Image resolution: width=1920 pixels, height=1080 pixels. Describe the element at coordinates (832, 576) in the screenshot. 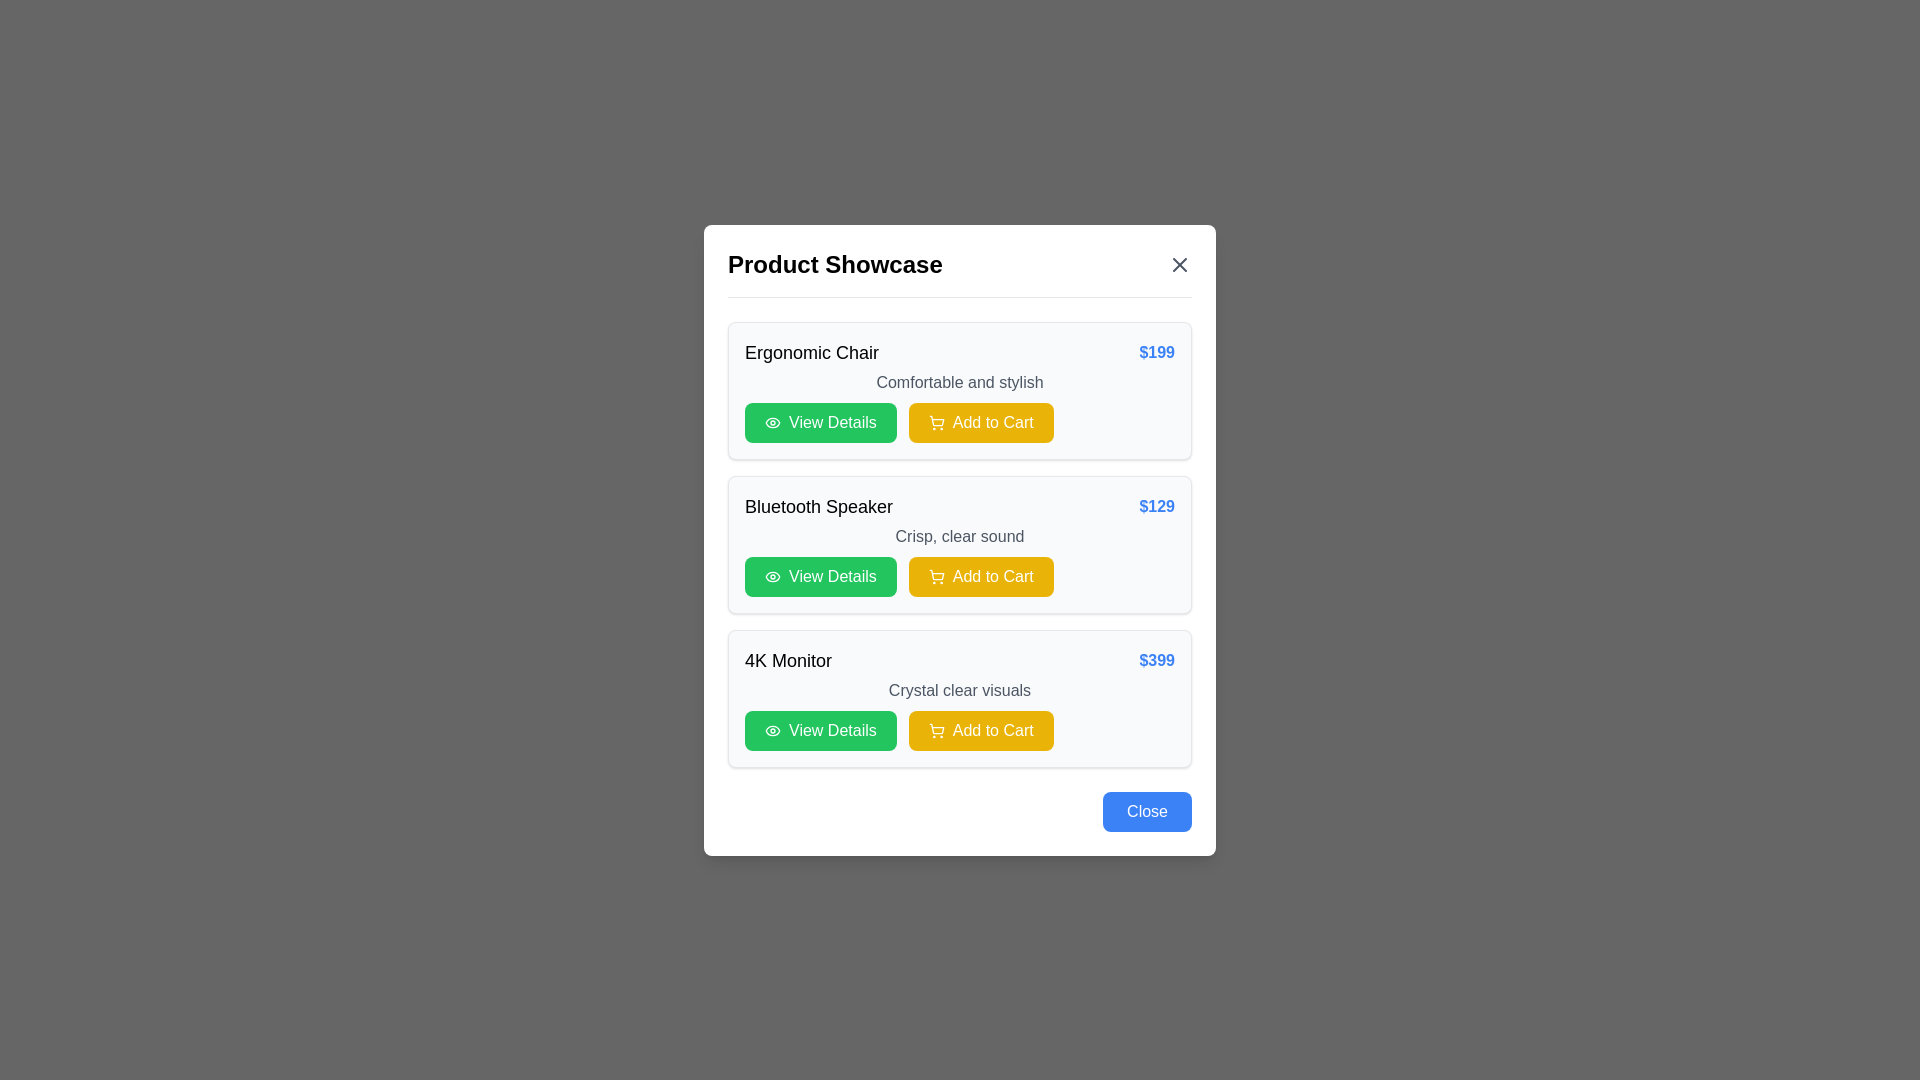

I see `the button` at that location.